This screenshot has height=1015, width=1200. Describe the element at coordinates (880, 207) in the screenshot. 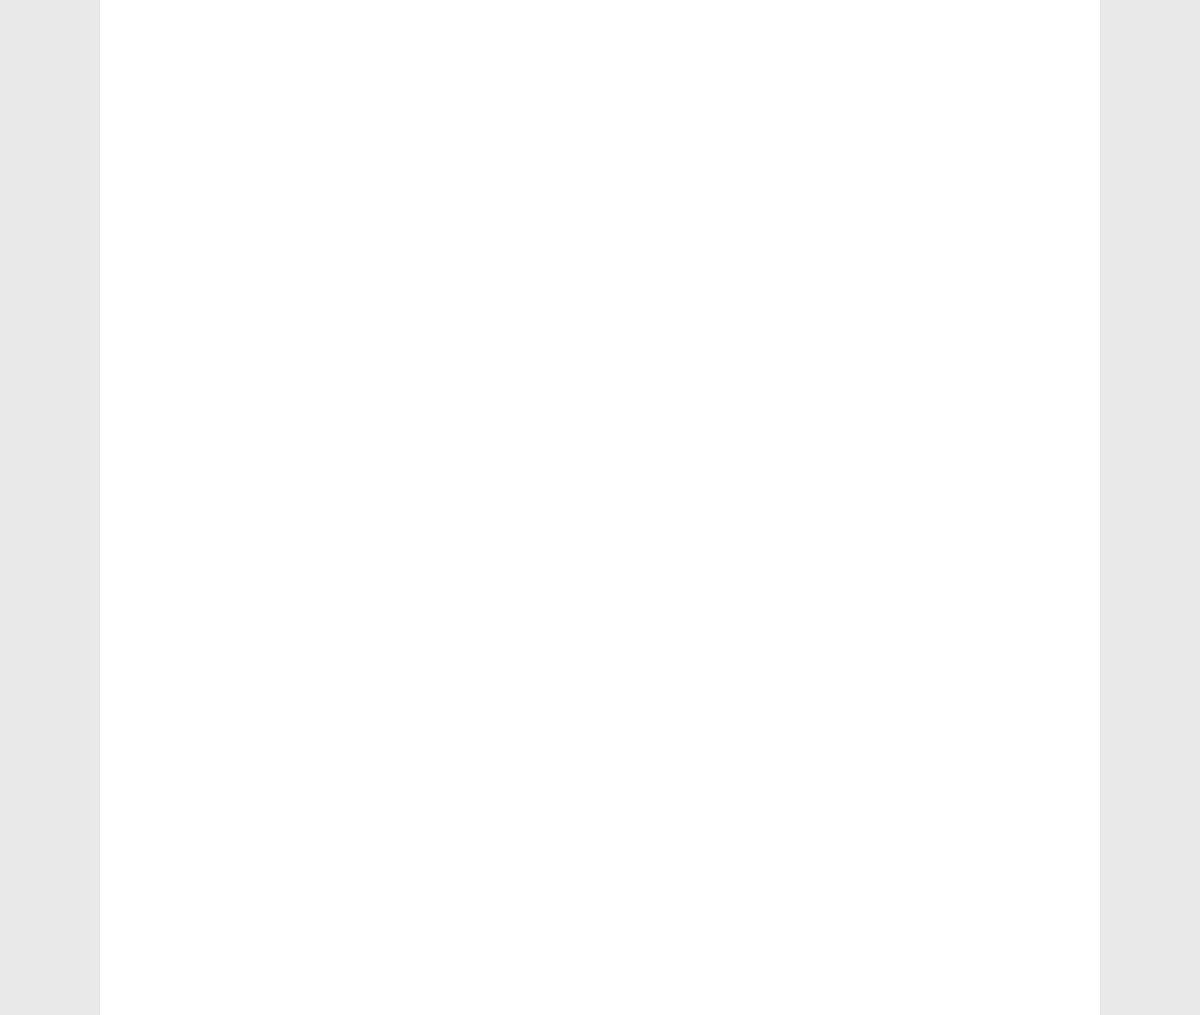

I see `'India'` at that location.